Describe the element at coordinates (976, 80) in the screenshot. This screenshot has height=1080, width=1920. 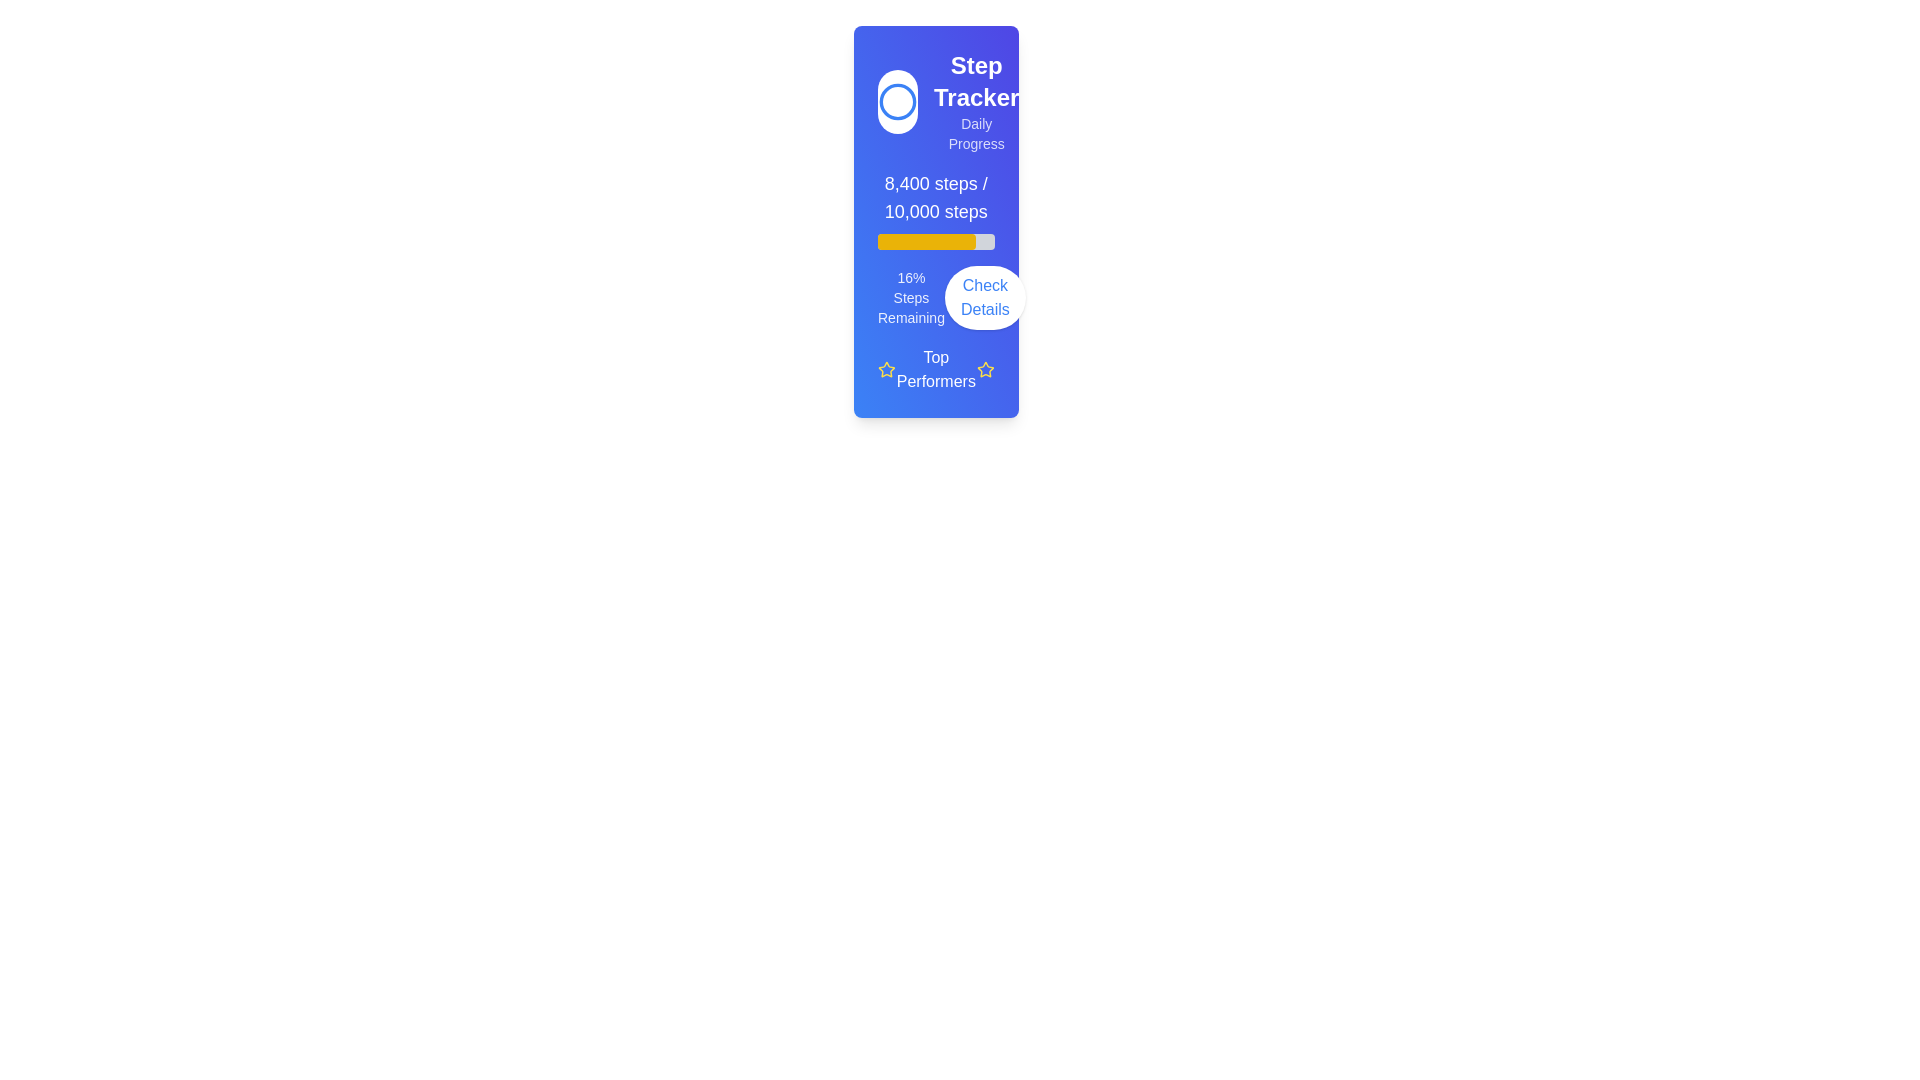
I see `text label that displays 'Step Tracker', which is prominently styled with a larger font size and bold weight, located at the top of the card containing progress and performance data` at that location.